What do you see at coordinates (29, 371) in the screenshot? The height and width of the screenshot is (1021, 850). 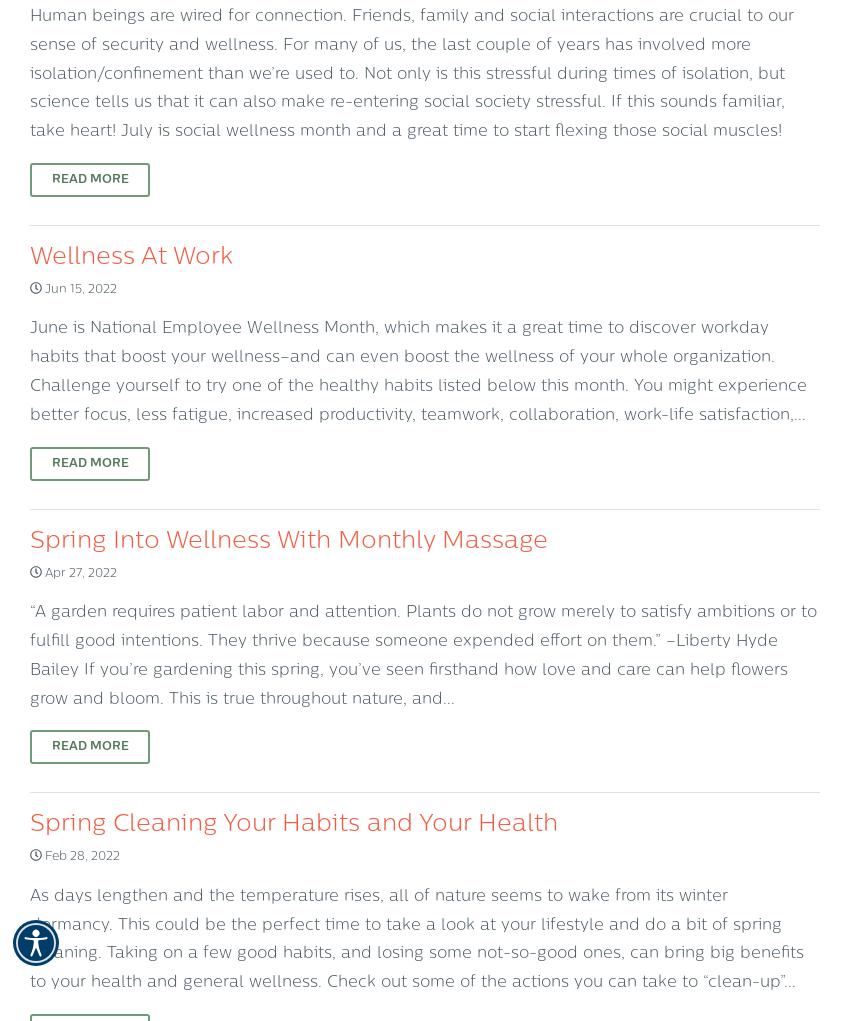 I see `'June is National Employee Wellness Month, which makes it a great time to discover workday habits that boost your wellness–and can even boost the wellness of your whole organization. Challenge yourself to try one of the healthy habits listed below this month. You might experience better focus, less fatigue, increased productivity, teamwork, collaboration, work-life satisfaction,...'` at bounding box center [29, 371].